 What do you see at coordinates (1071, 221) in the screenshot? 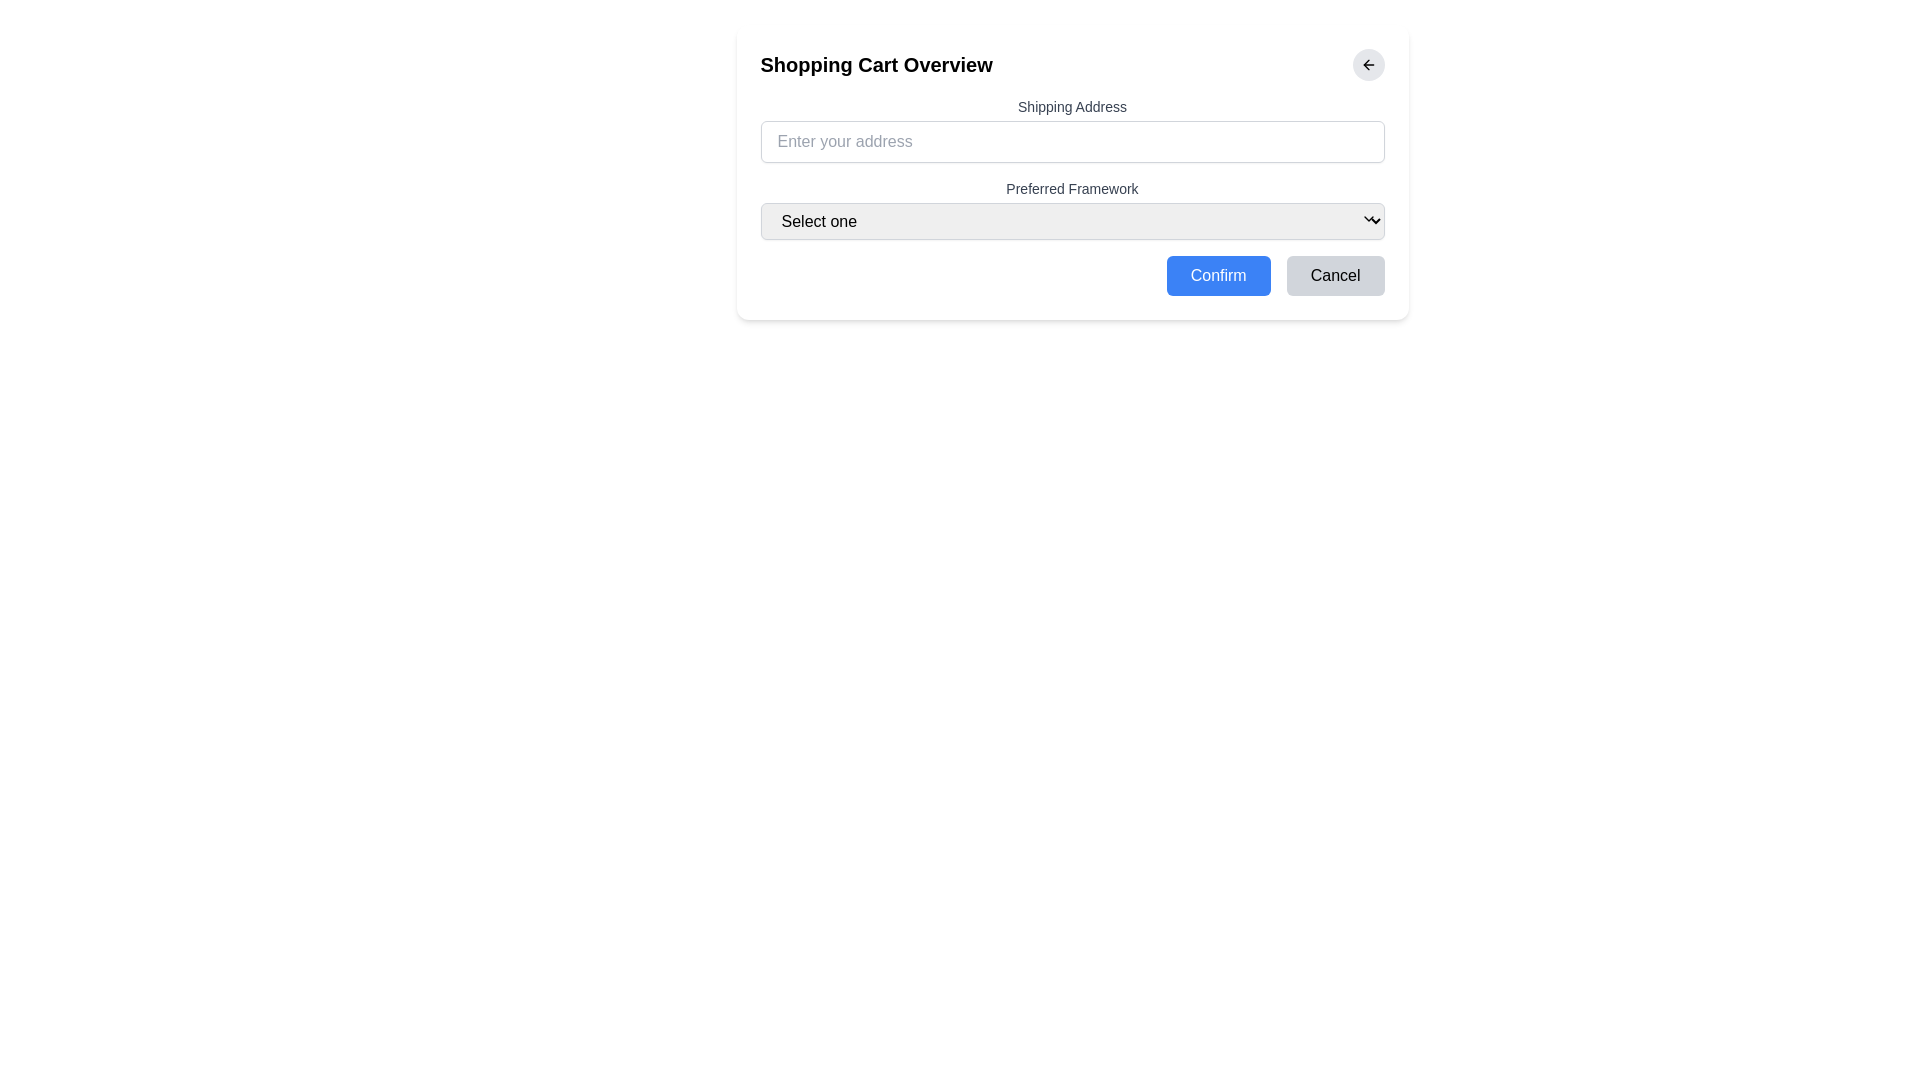
I see `the 'Preferred Framework' dropdown menu by tabbing to it, which is visually represented by a light gray background with 'Select one' text and a downward arrow` at bounding box center [1071, 221].